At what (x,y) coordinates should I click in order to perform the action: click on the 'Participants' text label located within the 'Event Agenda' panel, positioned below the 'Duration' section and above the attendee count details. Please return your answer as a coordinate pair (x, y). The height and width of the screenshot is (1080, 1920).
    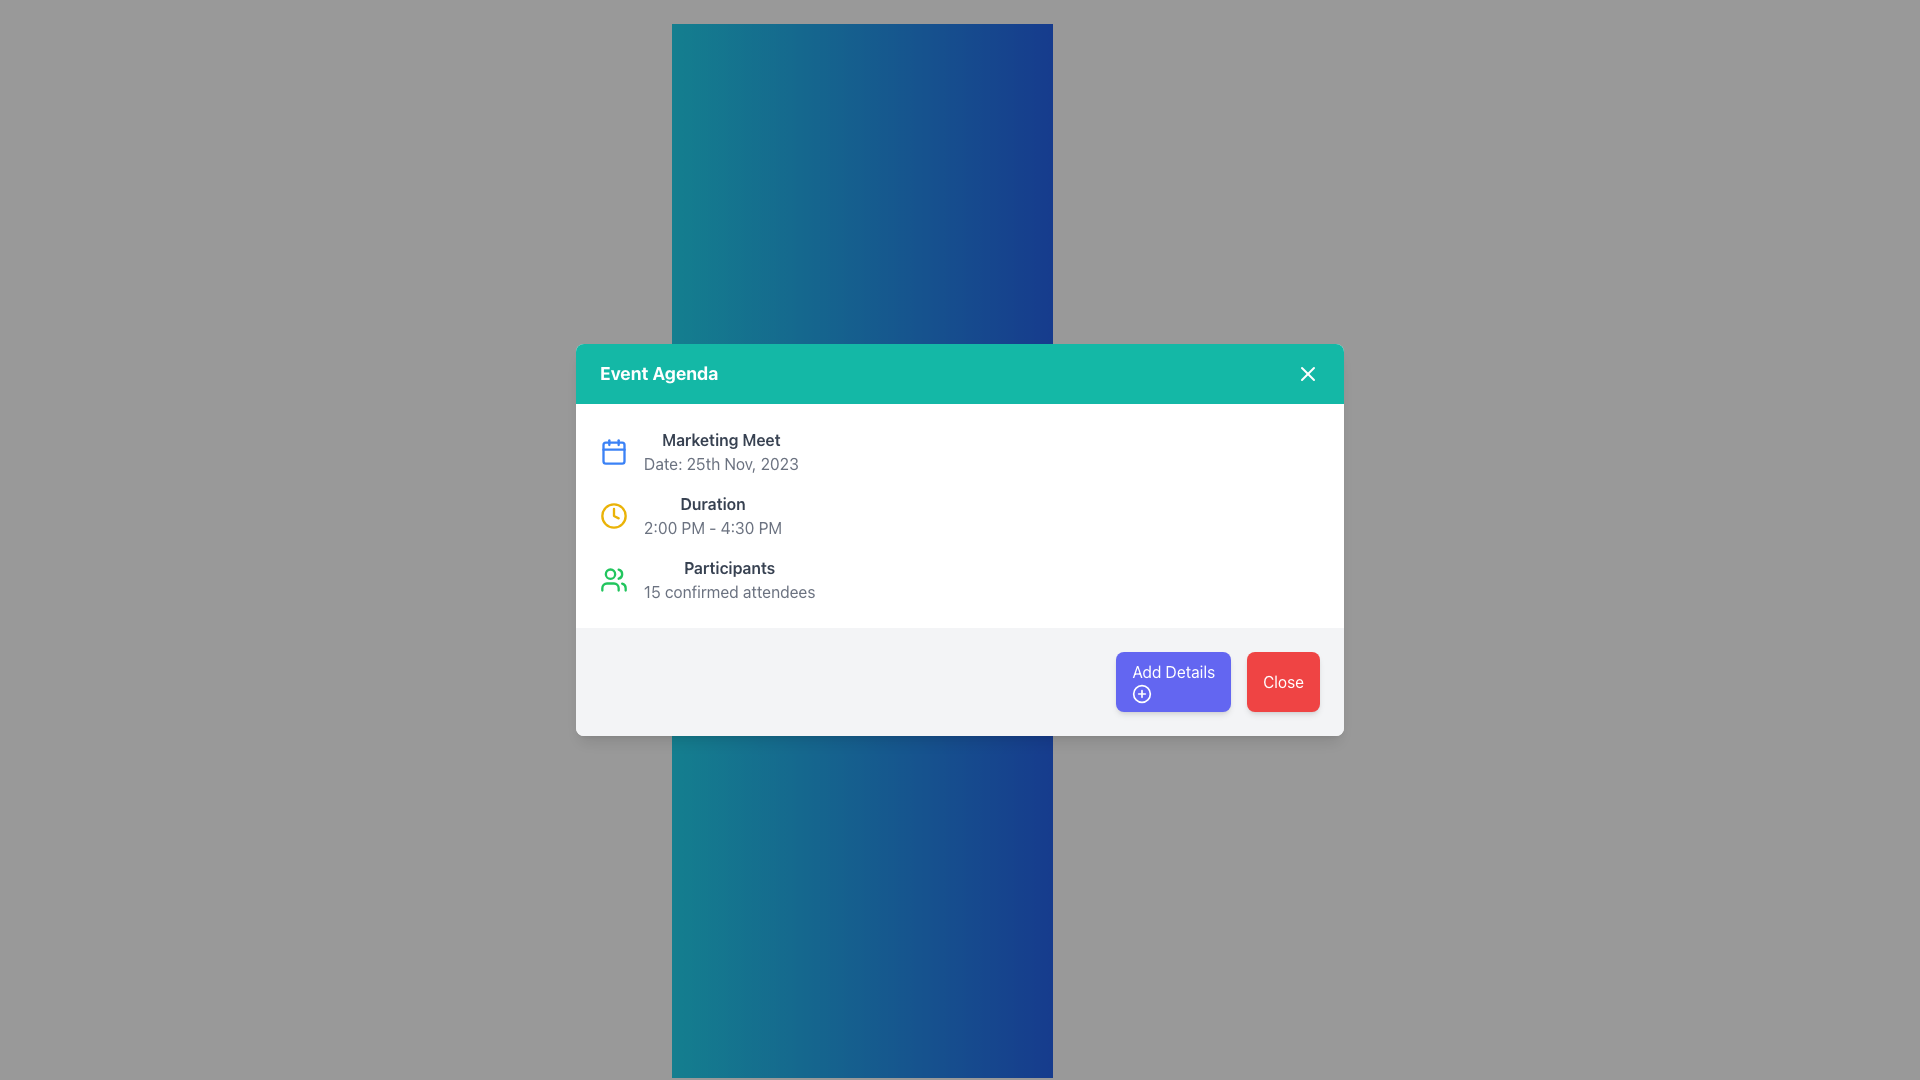
    Looking at the image, I should click on (728, 567).